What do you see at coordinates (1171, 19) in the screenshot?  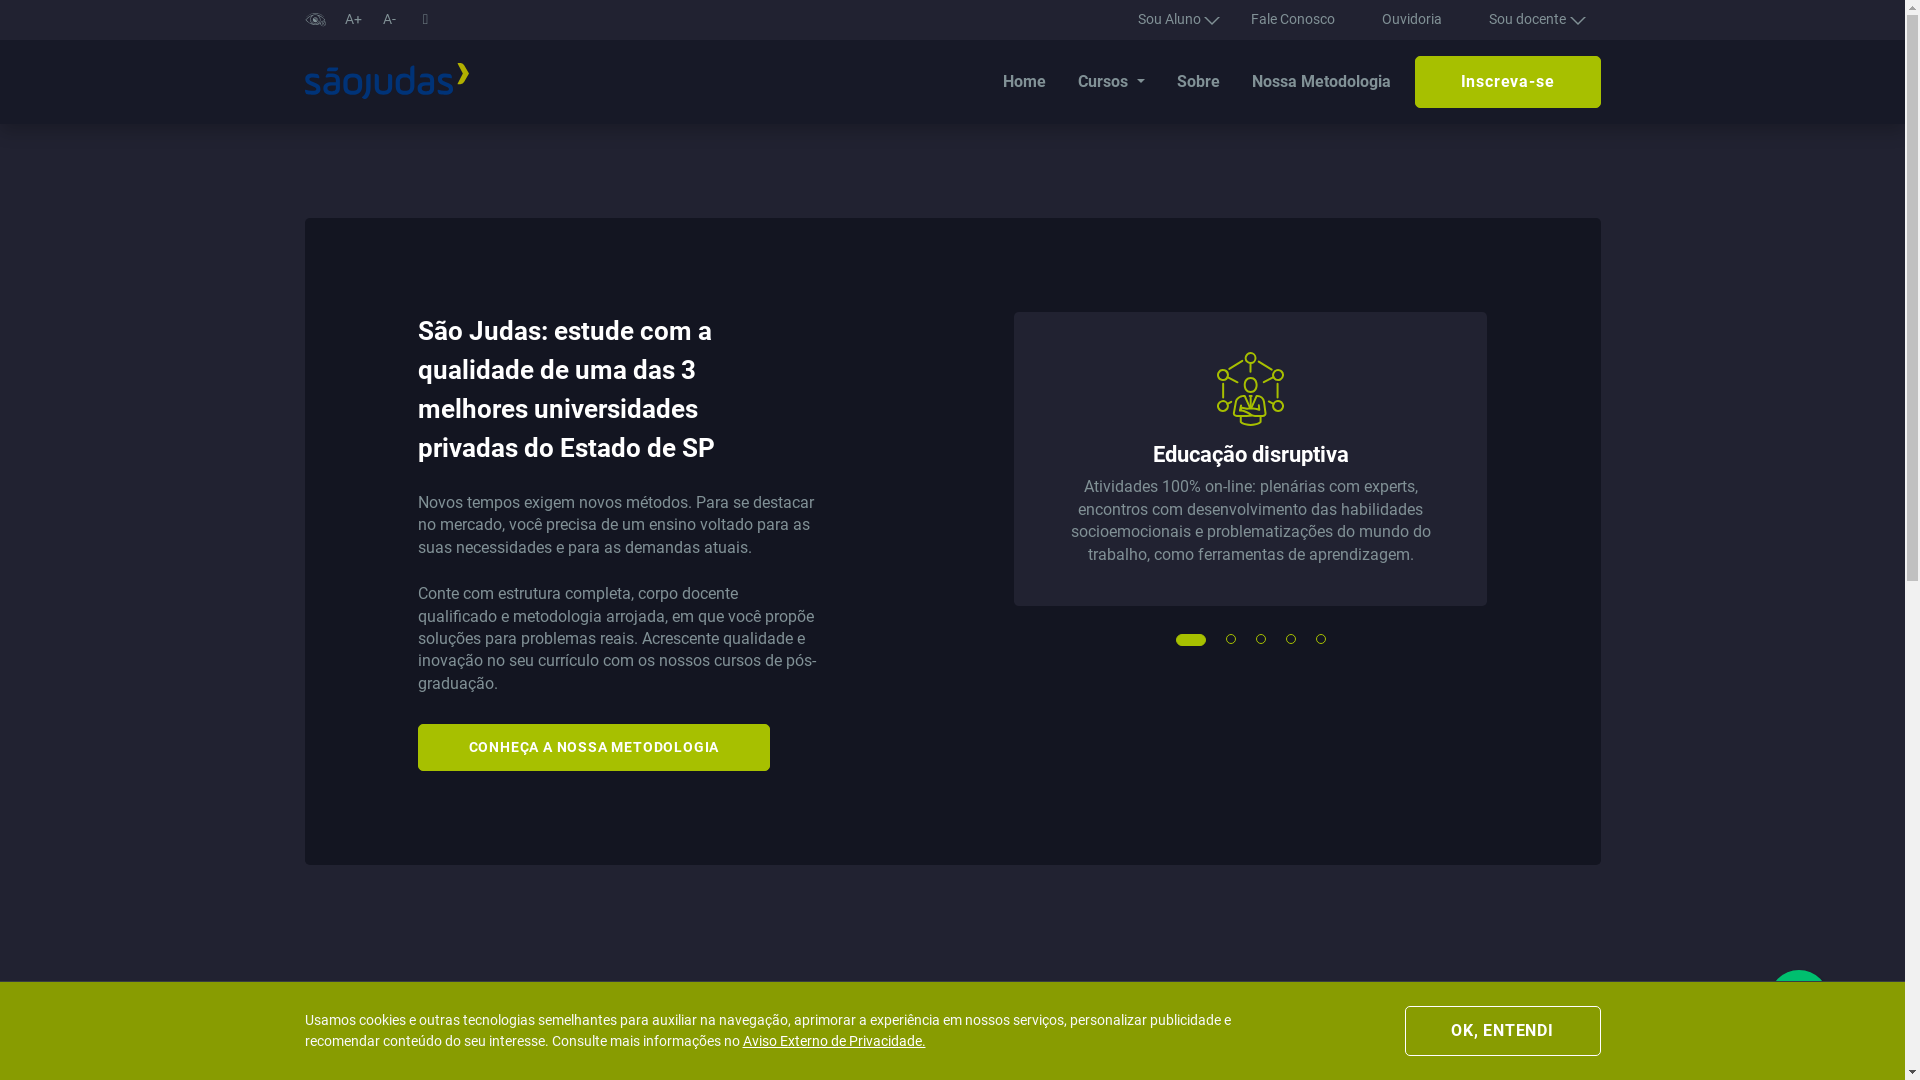 I see `'Sou Aluno'` at bounding box center [1171, 19].